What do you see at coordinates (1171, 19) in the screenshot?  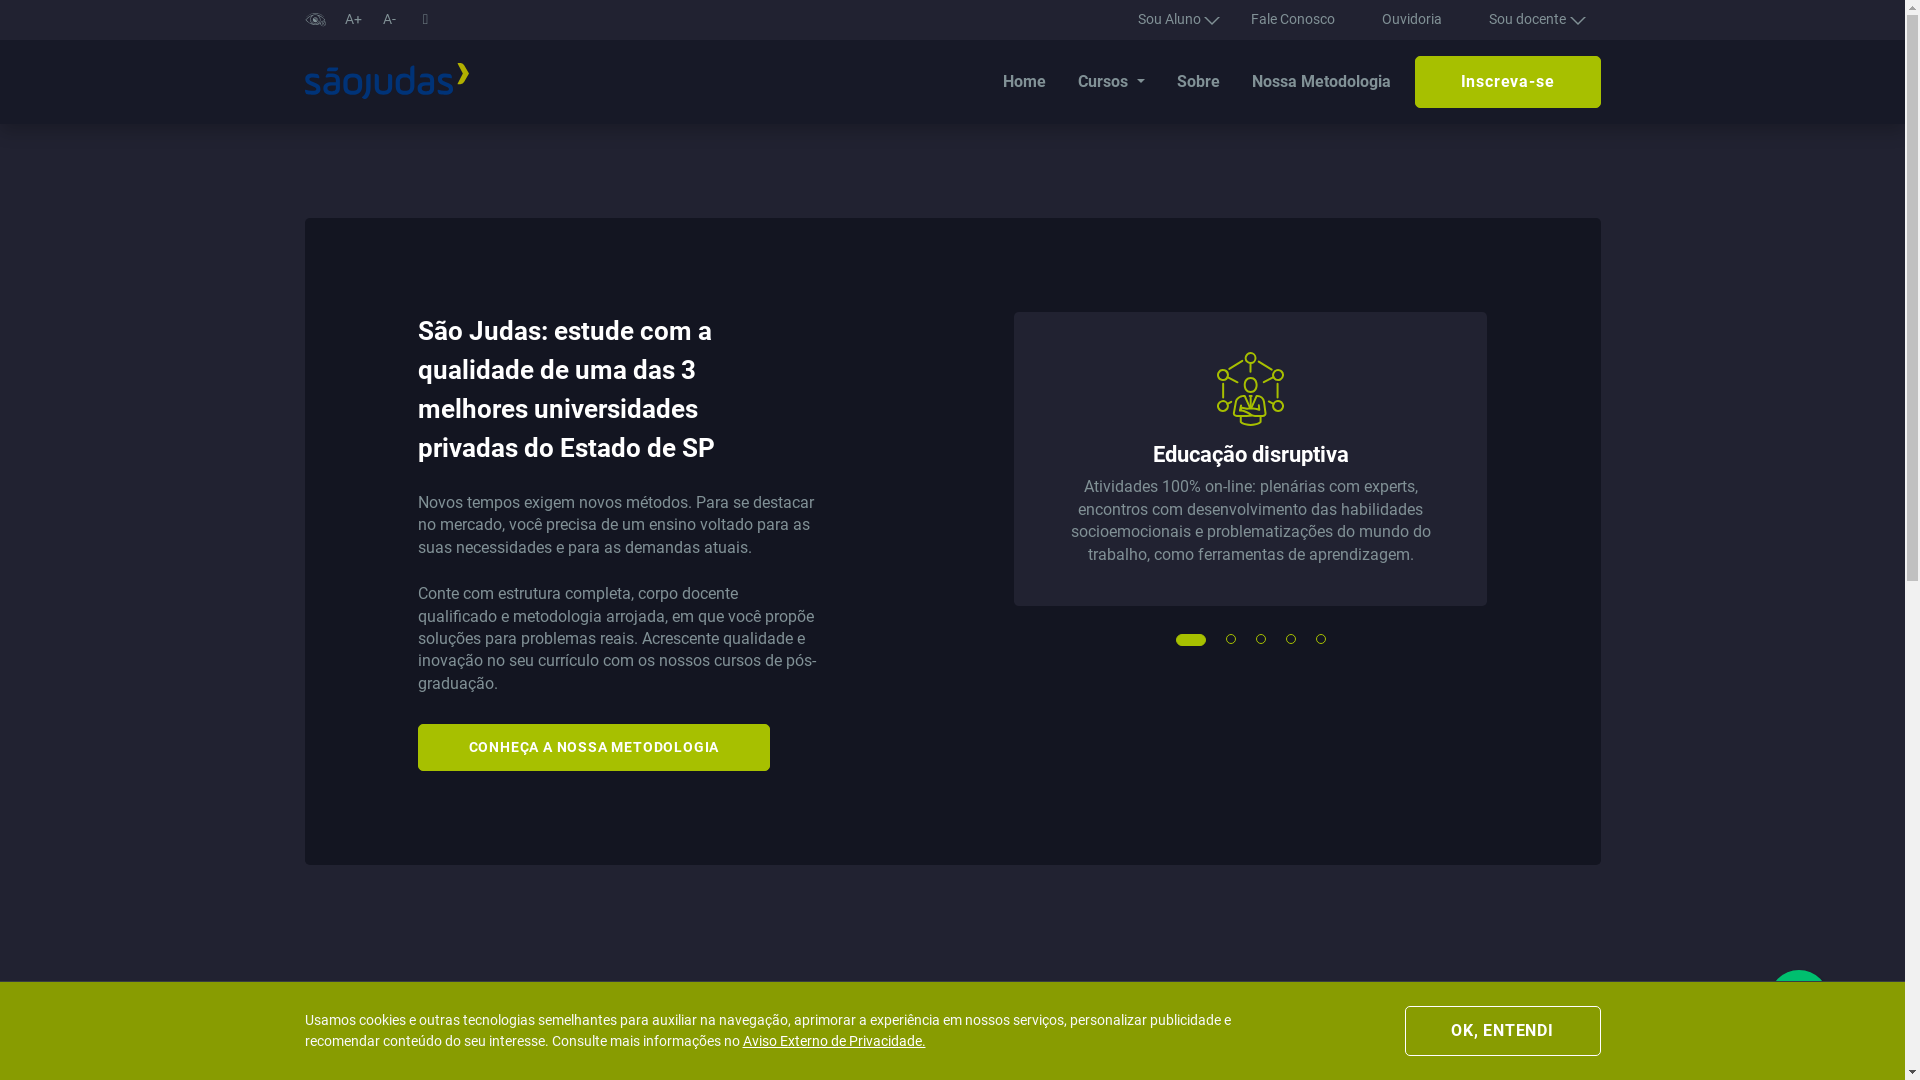 I see `'Sou Aluno'` at bounding box center [1171, 19].